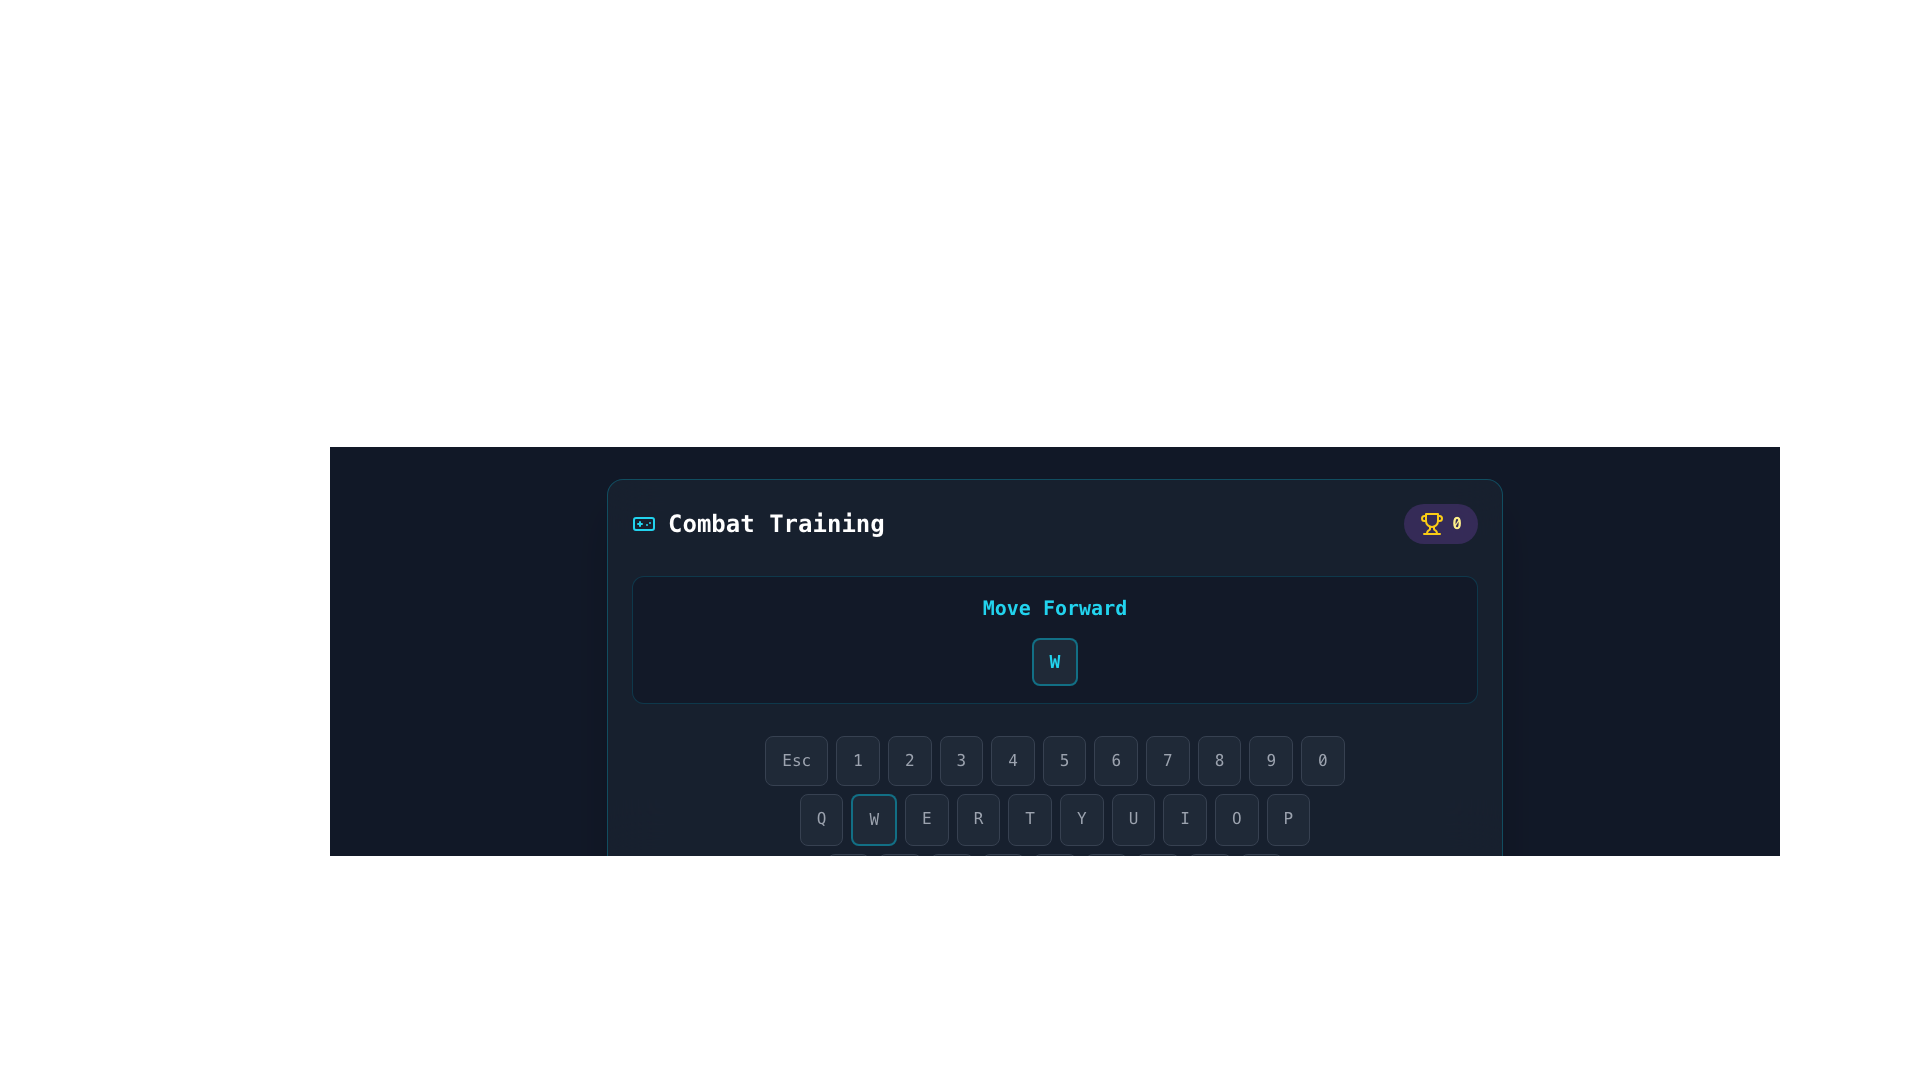  I want to click on the 'P' key on the virtual keyboard to input the letter 'P', so click(1287, 820).